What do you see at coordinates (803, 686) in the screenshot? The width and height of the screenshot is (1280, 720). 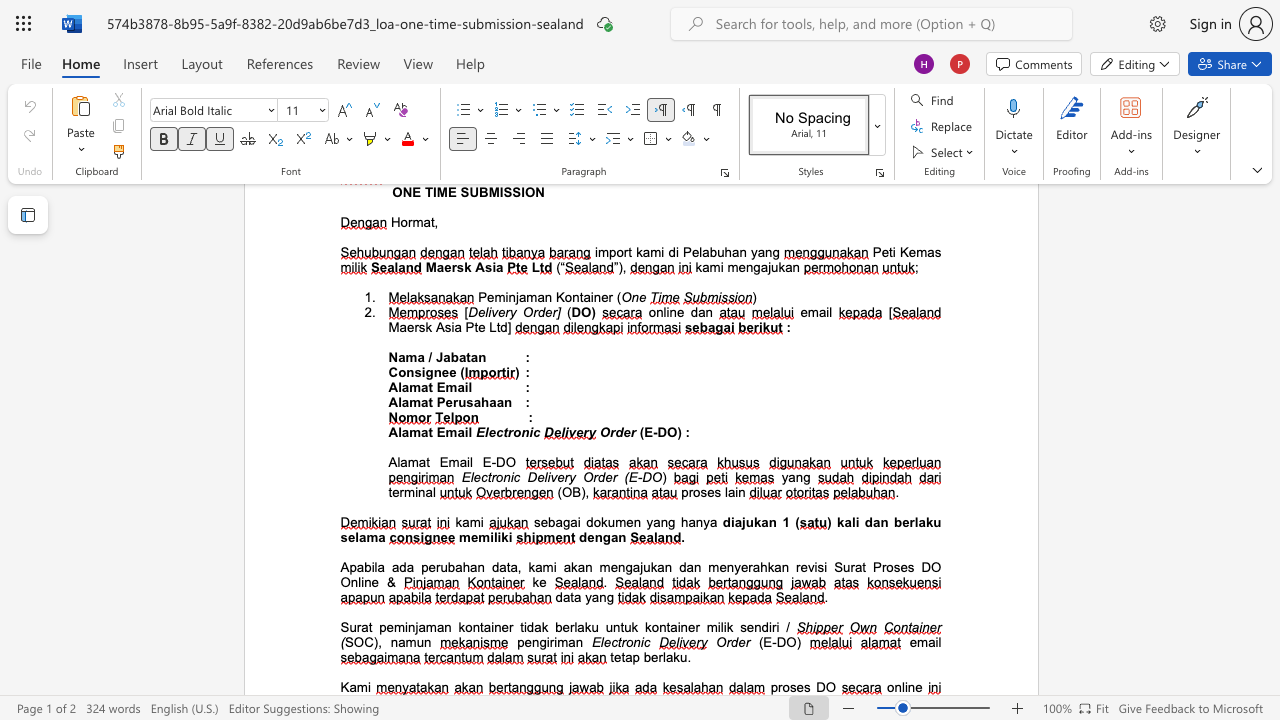 I see `the subset text "s DO" within the text "proses DO"` at bounding box center [803, 686].